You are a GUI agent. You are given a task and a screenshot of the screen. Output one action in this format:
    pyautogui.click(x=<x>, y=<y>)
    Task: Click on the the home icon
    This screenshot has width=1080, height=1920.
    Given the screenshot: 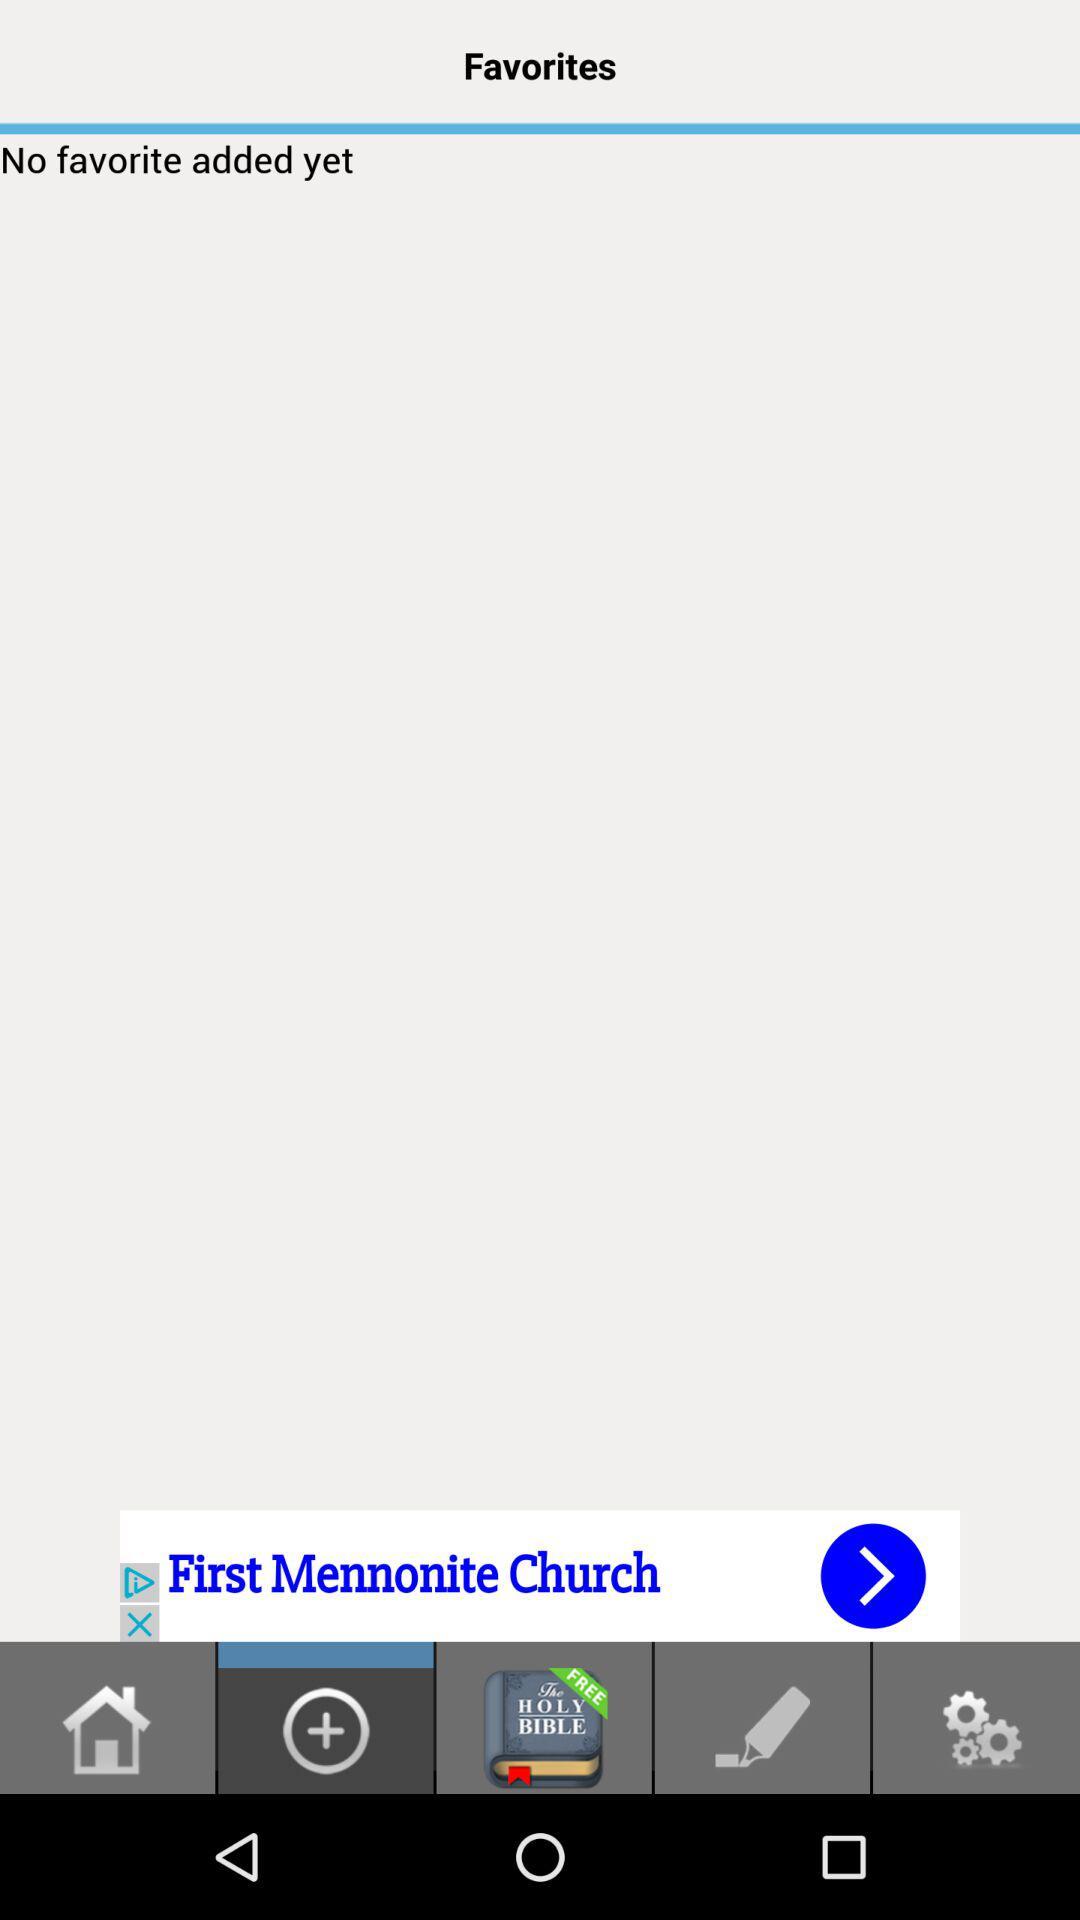 What is the action you would take?
    pyautogui.click(x=107, y=1851)
    